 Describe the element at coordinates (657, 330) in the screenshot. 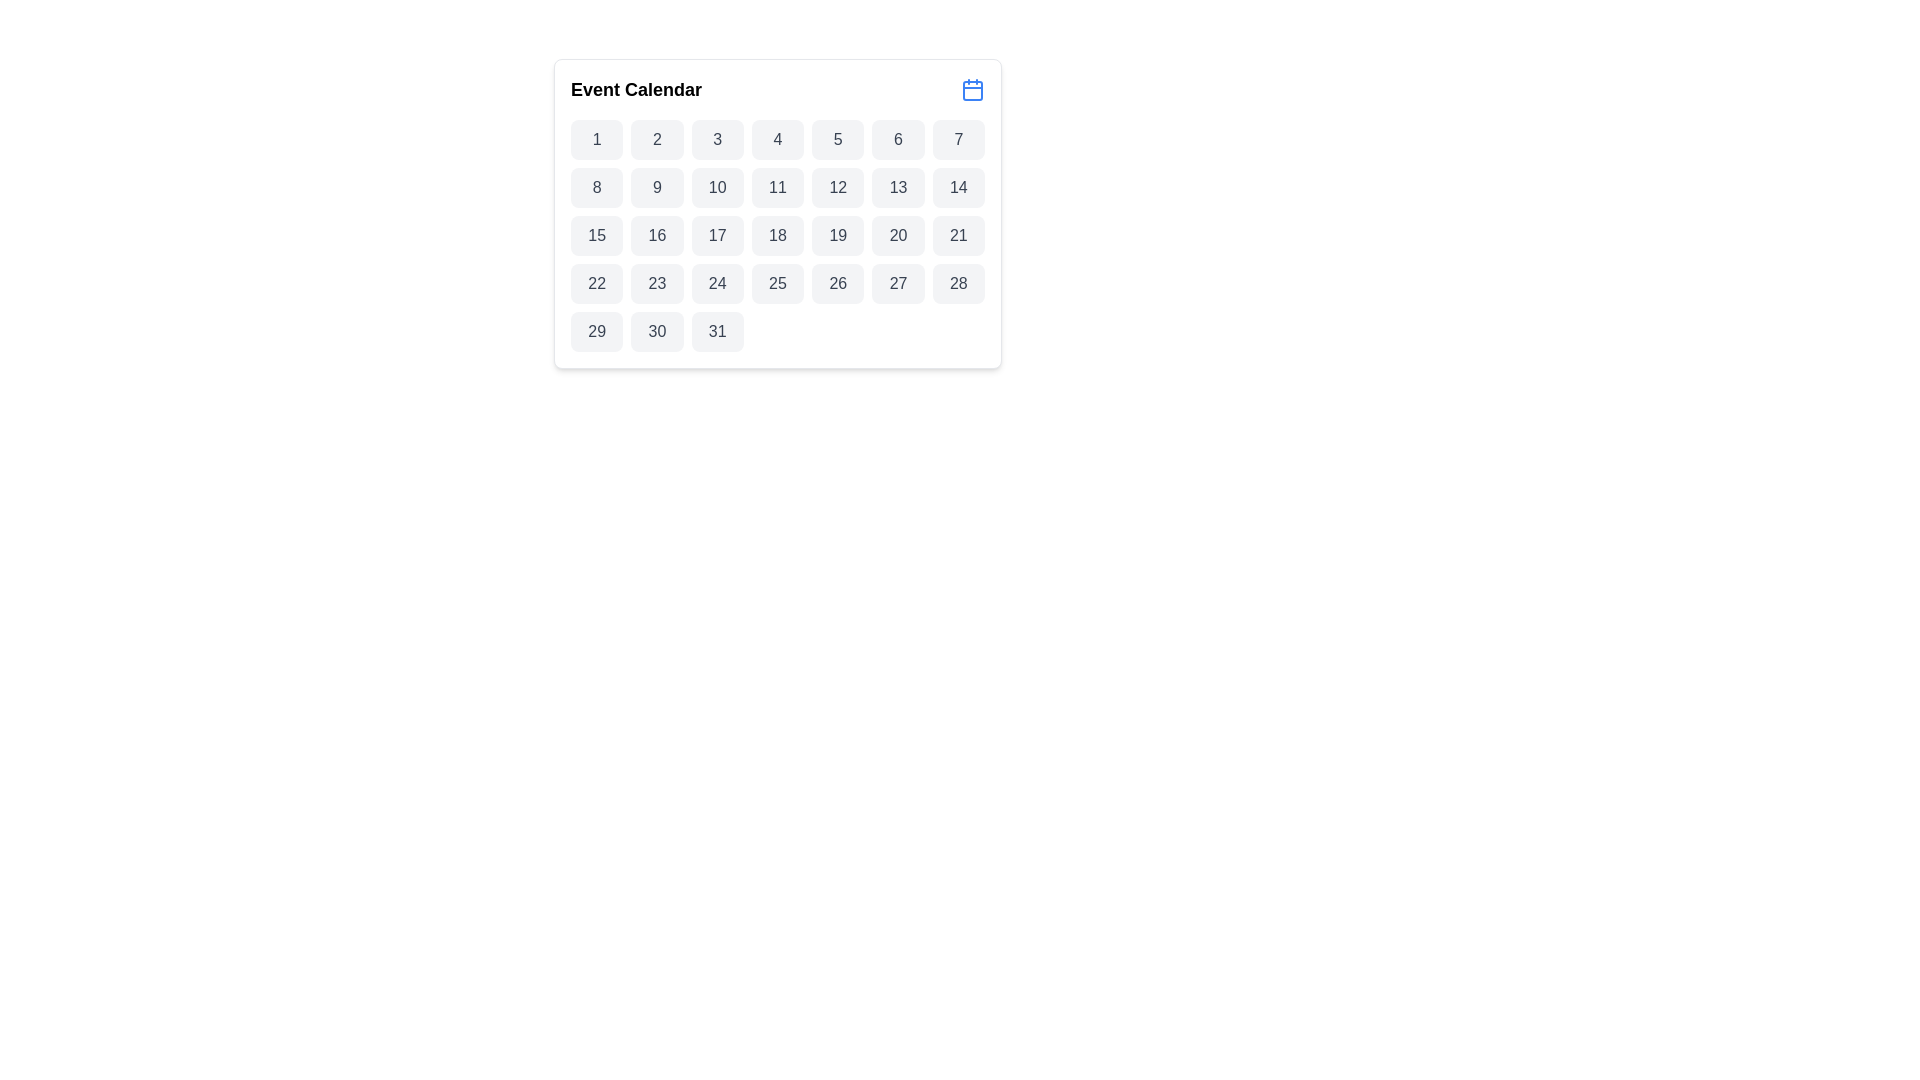

I see `the button labeled '30'` at that location.